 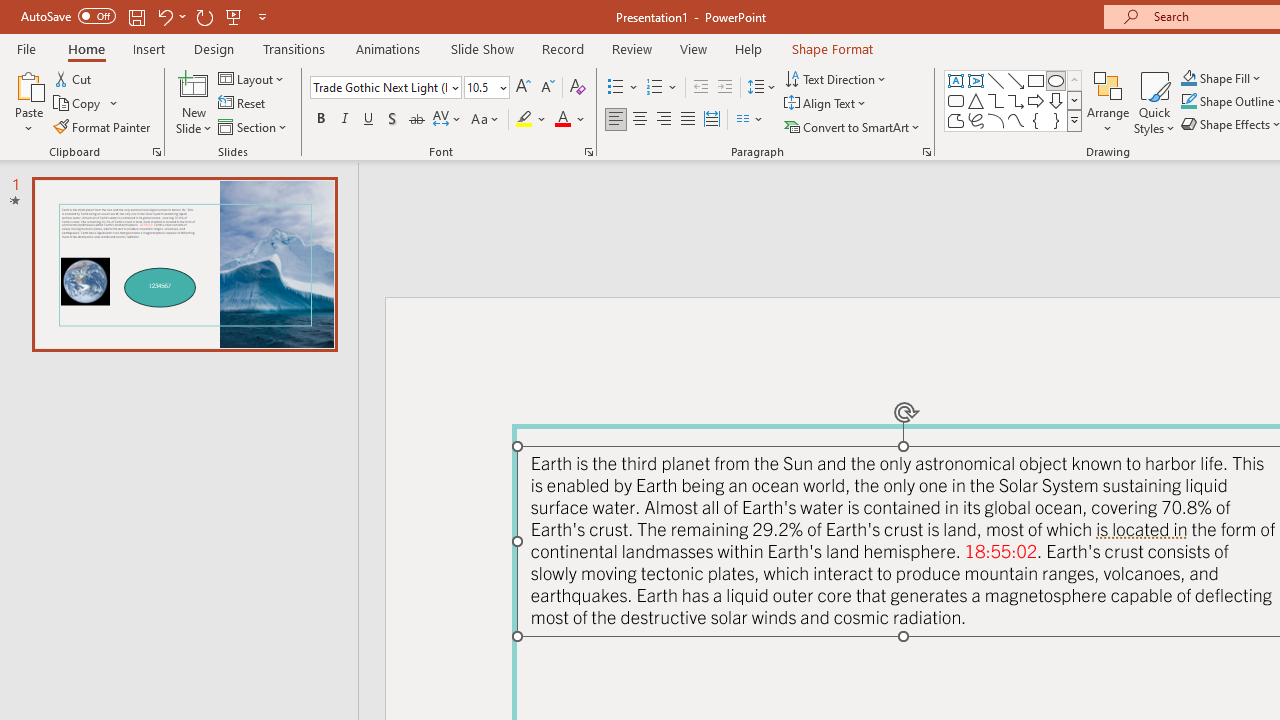 What do you see at coordinates (1073, 120) in the screenshot?
I see `'Shapes'` at bounding box center [1073, 120].